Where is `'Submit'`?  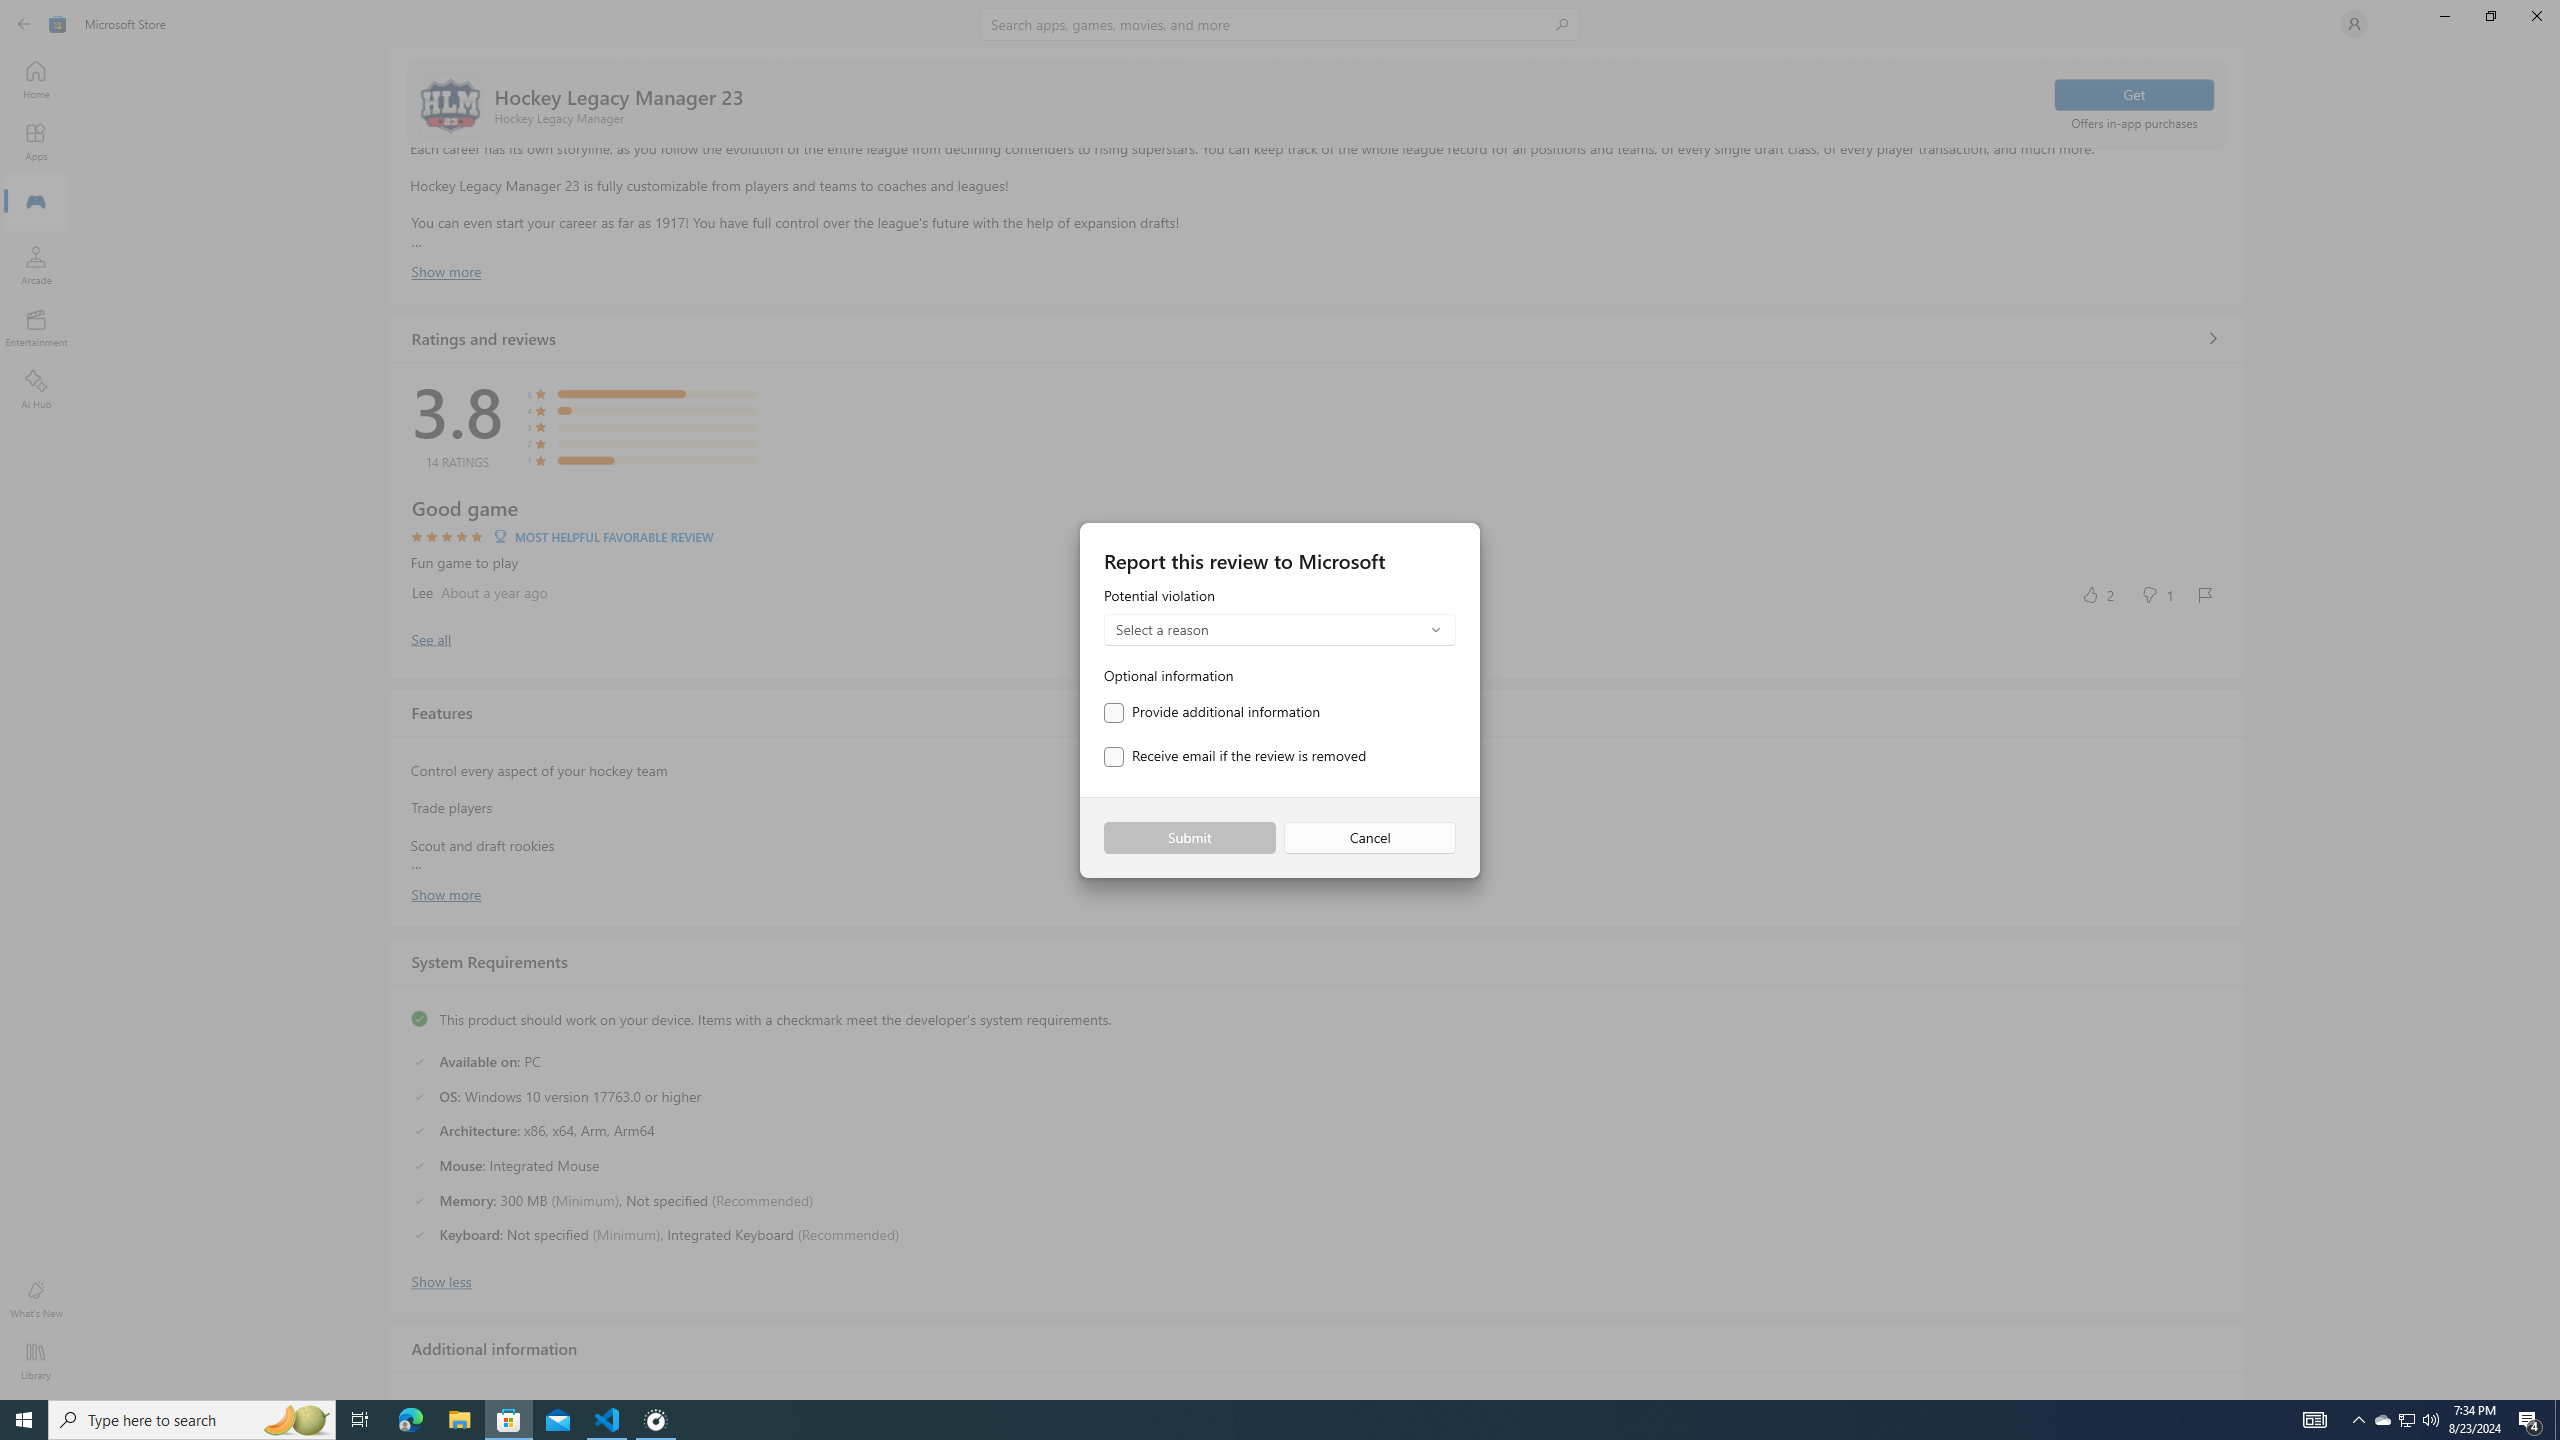 'Submit' is located at coordinates (1189, 838).